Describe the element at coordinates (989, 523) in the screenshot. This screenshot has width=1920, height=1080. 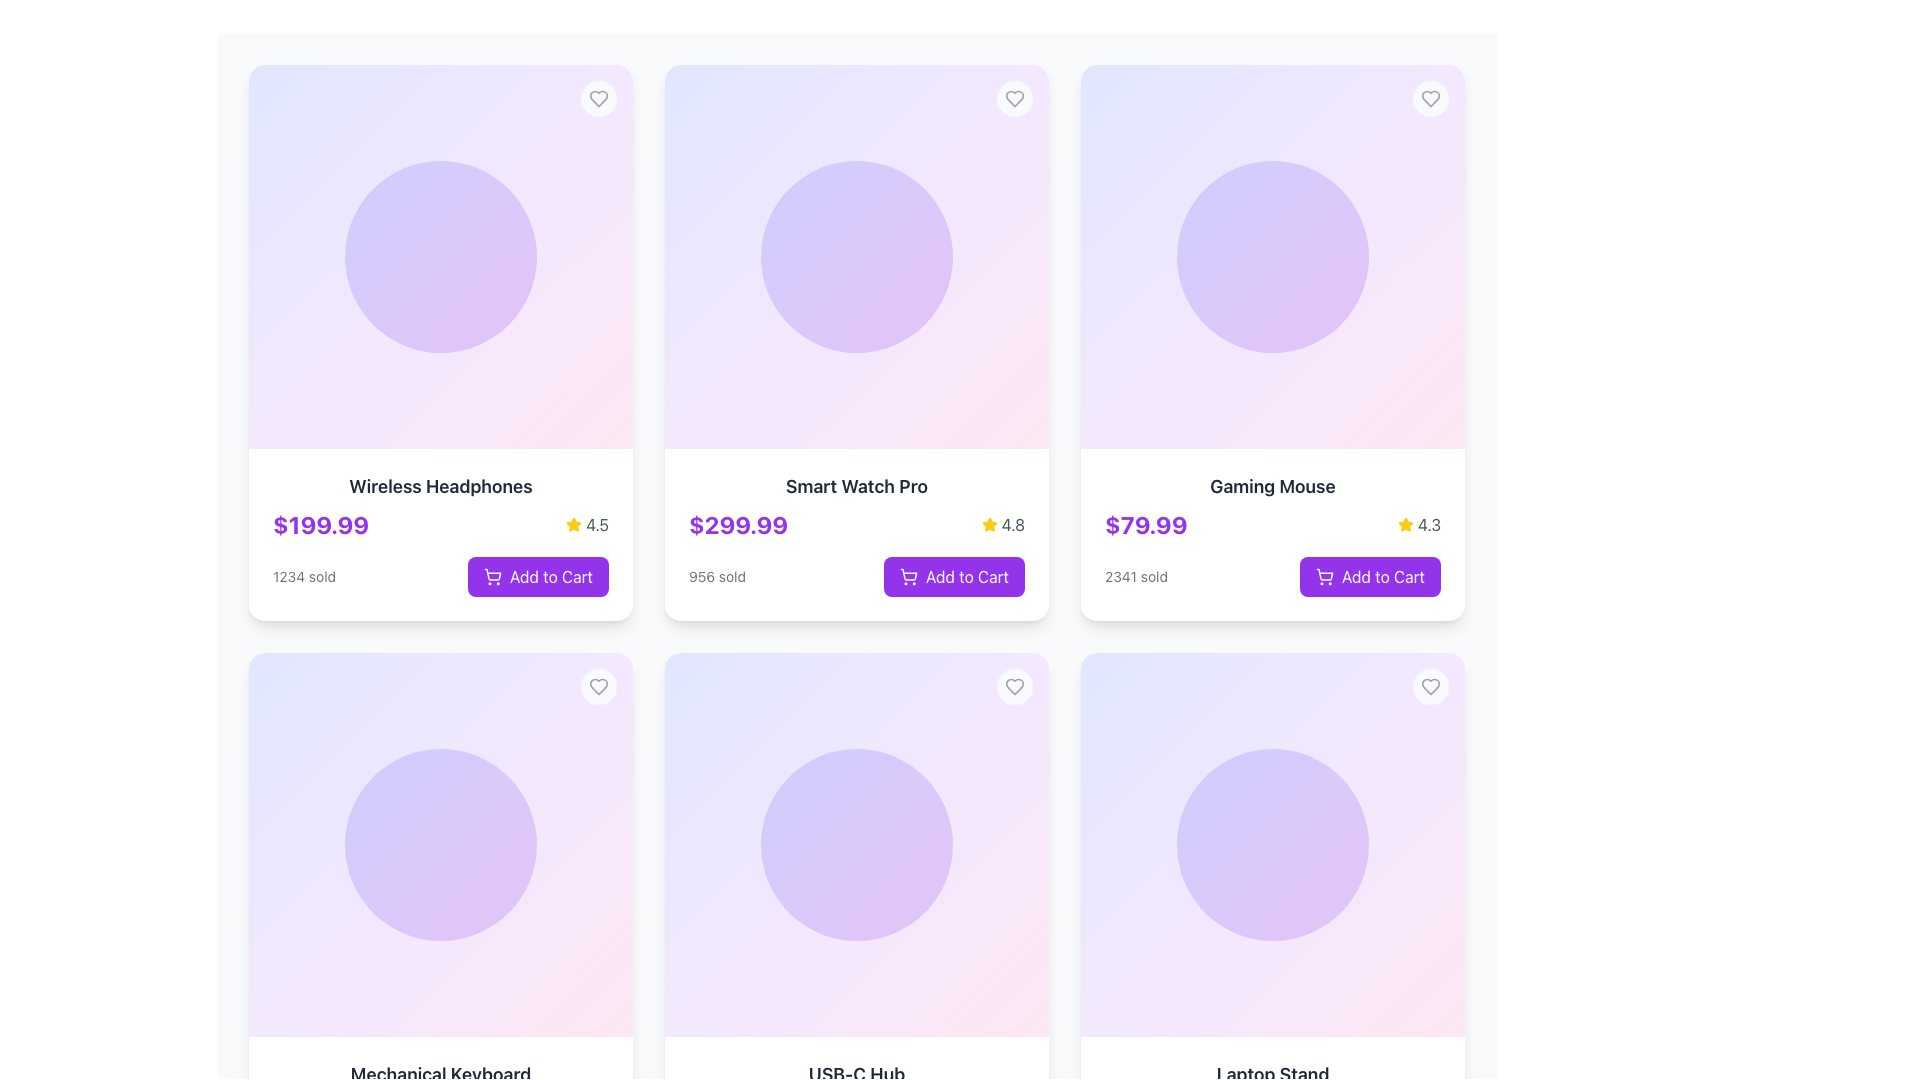
I see `the yellow star icon representing the rating feature for the product 'Smart Watch Pro', which is located to the right of the product price and above the 'Add to Cart' button` at that location.